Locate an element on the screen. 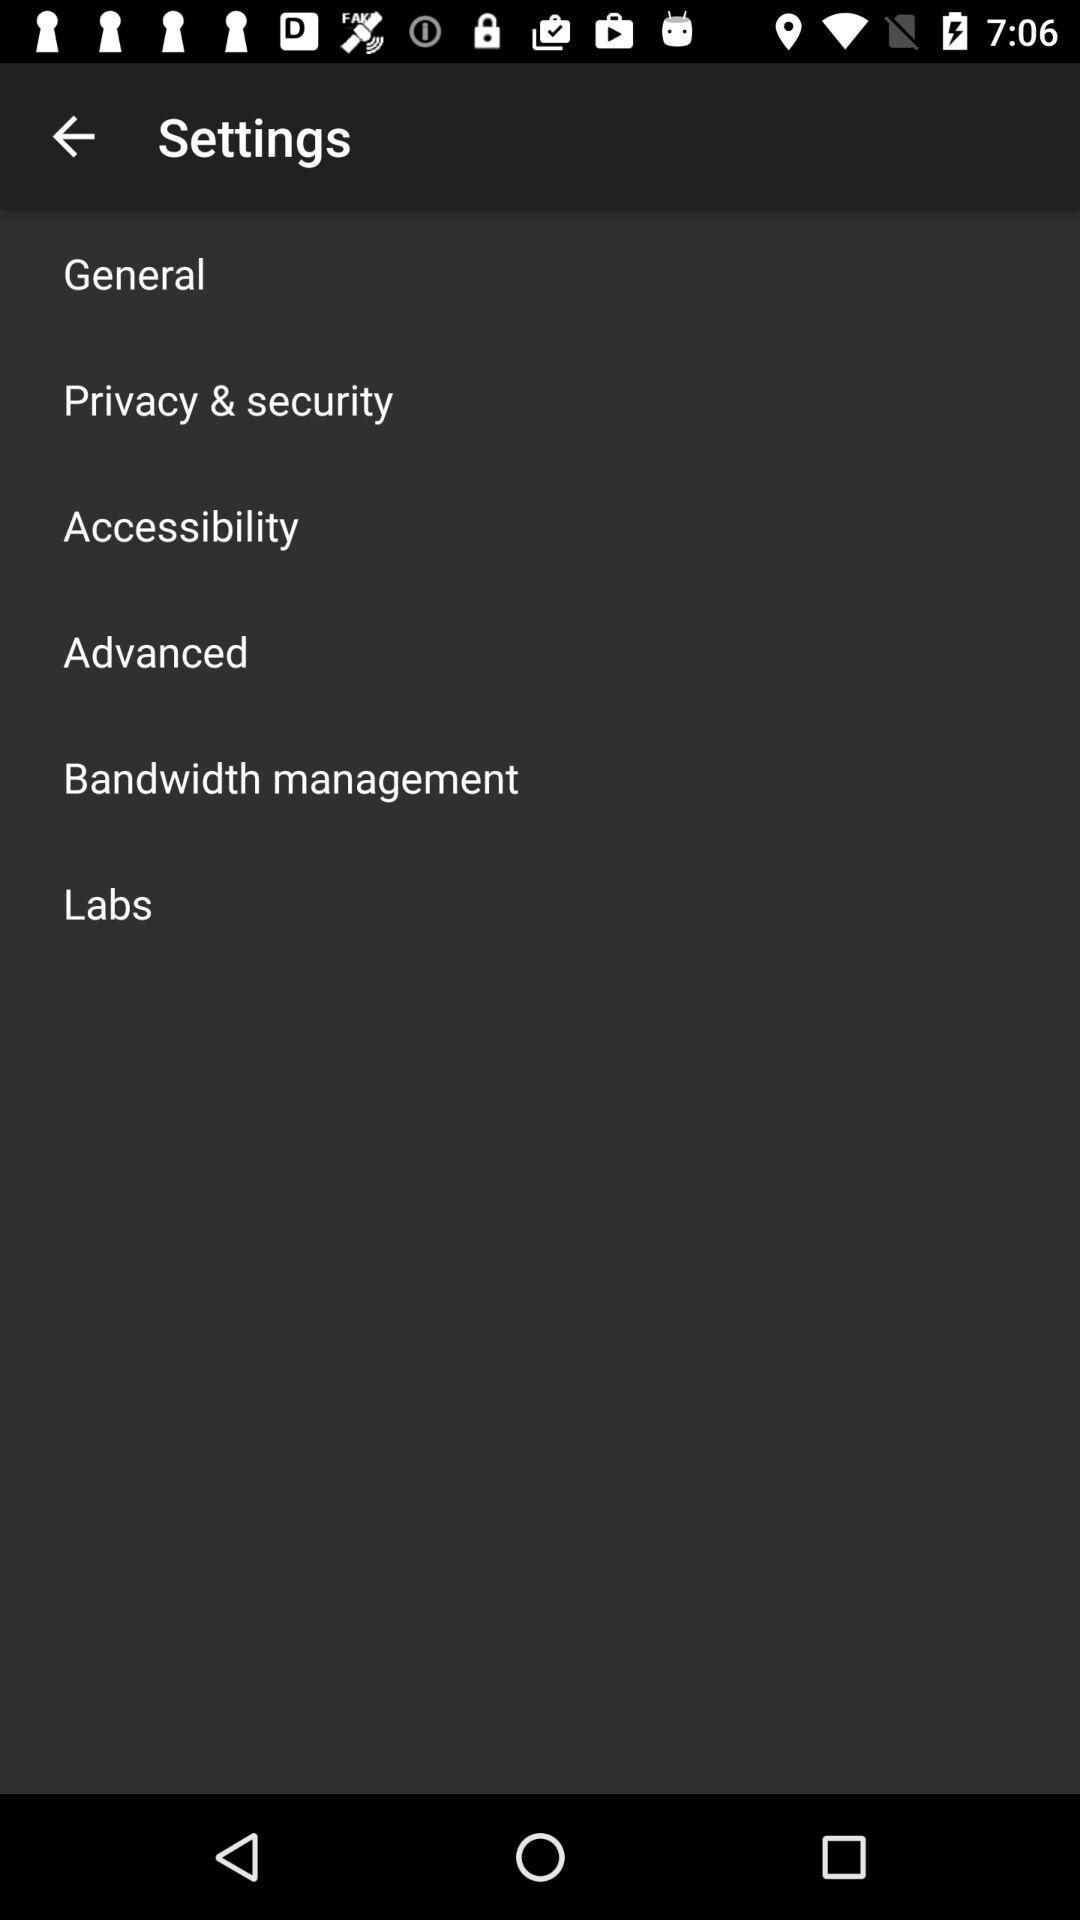 This screenshot has height=1920, width=1080. the privacy & security item is located at coordinates (227, 398).